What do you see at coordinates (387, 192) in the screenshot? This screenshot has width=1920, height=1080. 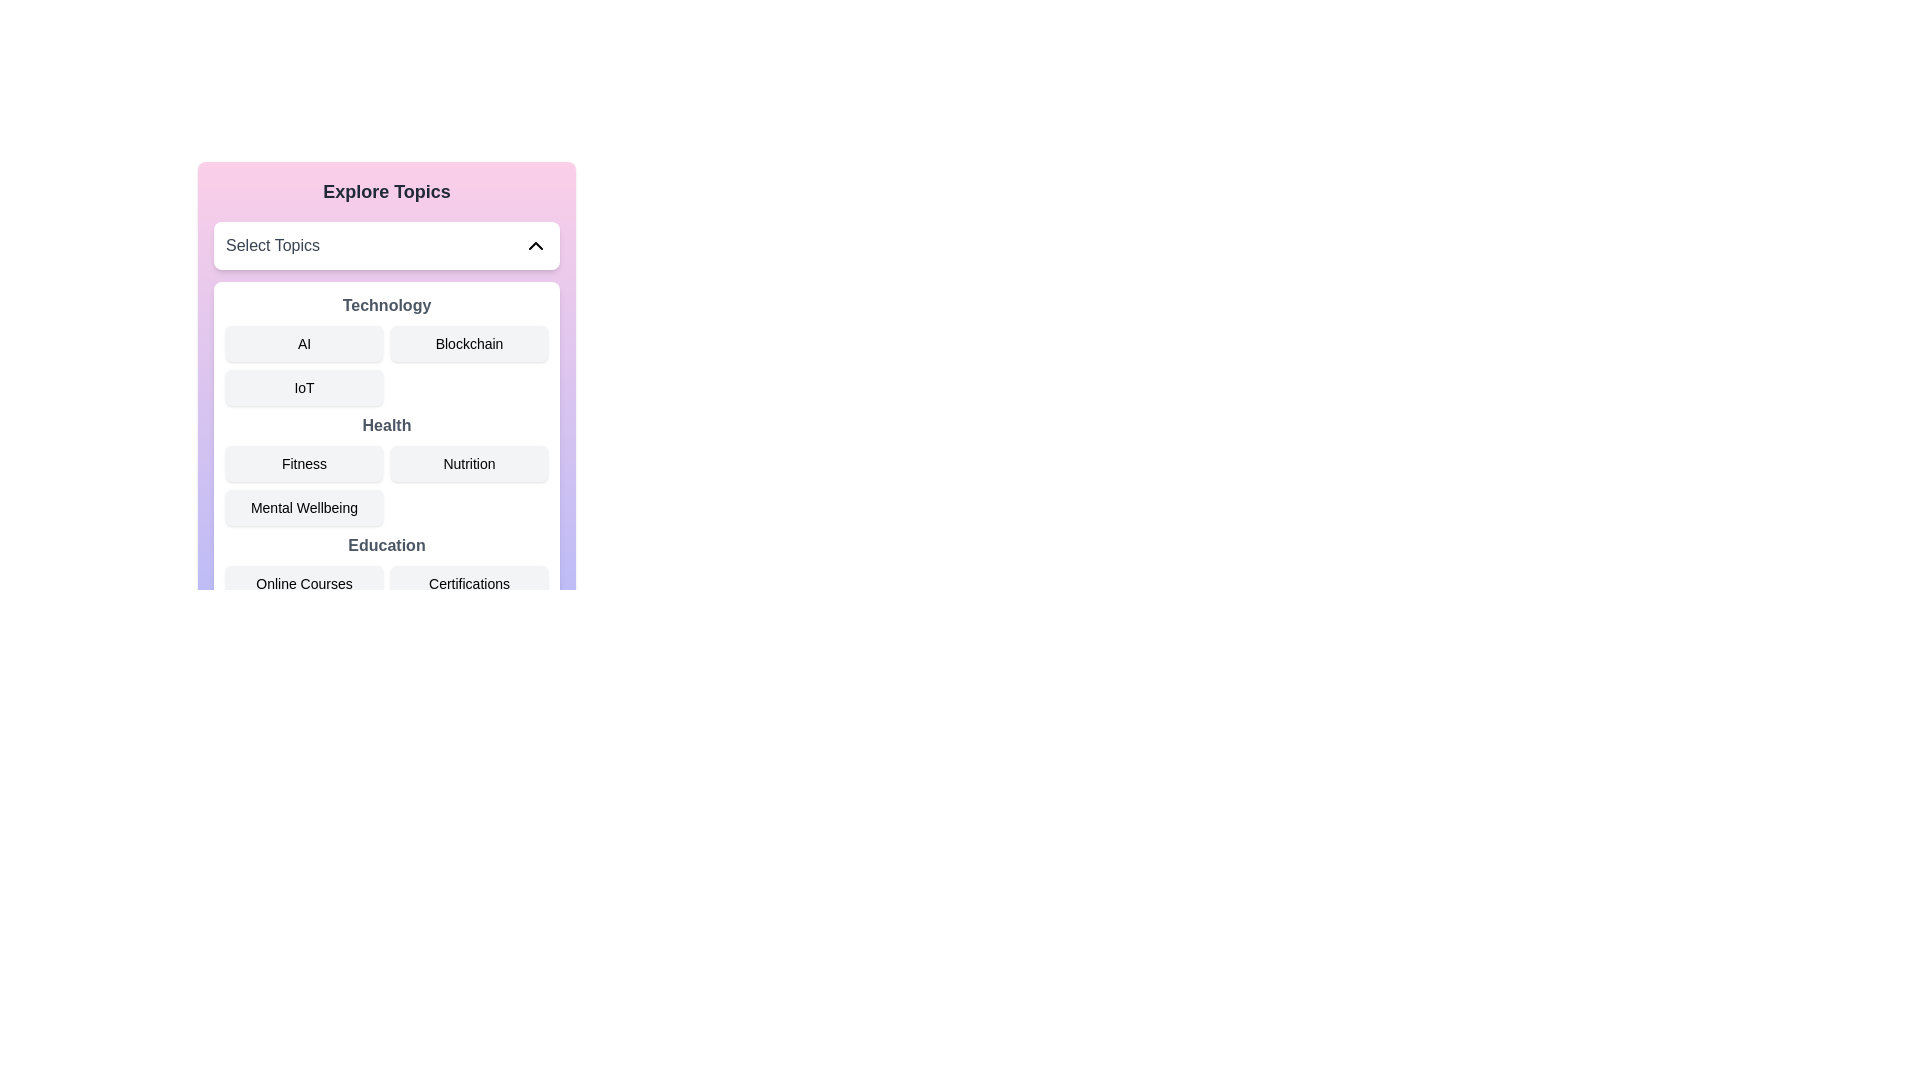 I see `the Text Label that serves as a heading or label, positioned at the top of a panel with a gradient background, directly above the 'Select Topics' section` at bounding box center [387, 192].